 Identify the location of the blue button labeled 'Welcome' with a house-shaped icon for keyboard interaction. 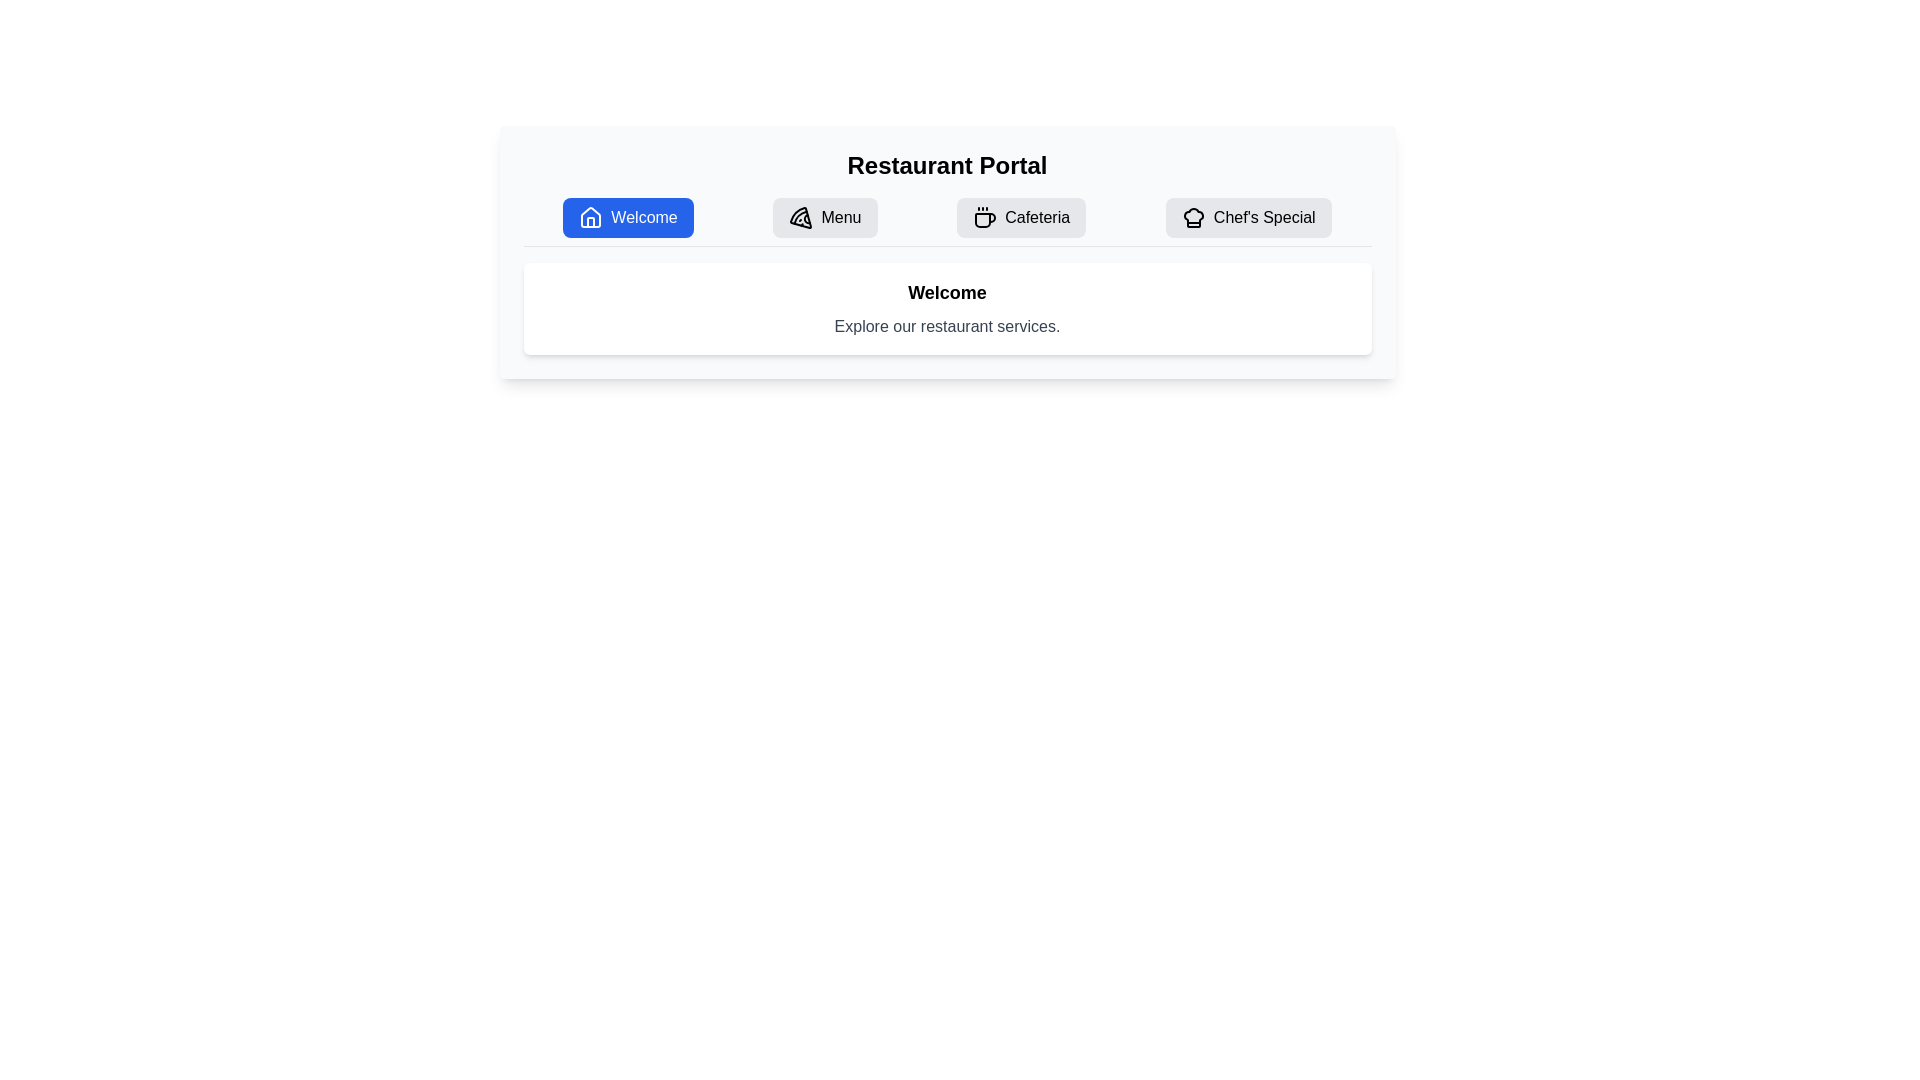
(627, 218).